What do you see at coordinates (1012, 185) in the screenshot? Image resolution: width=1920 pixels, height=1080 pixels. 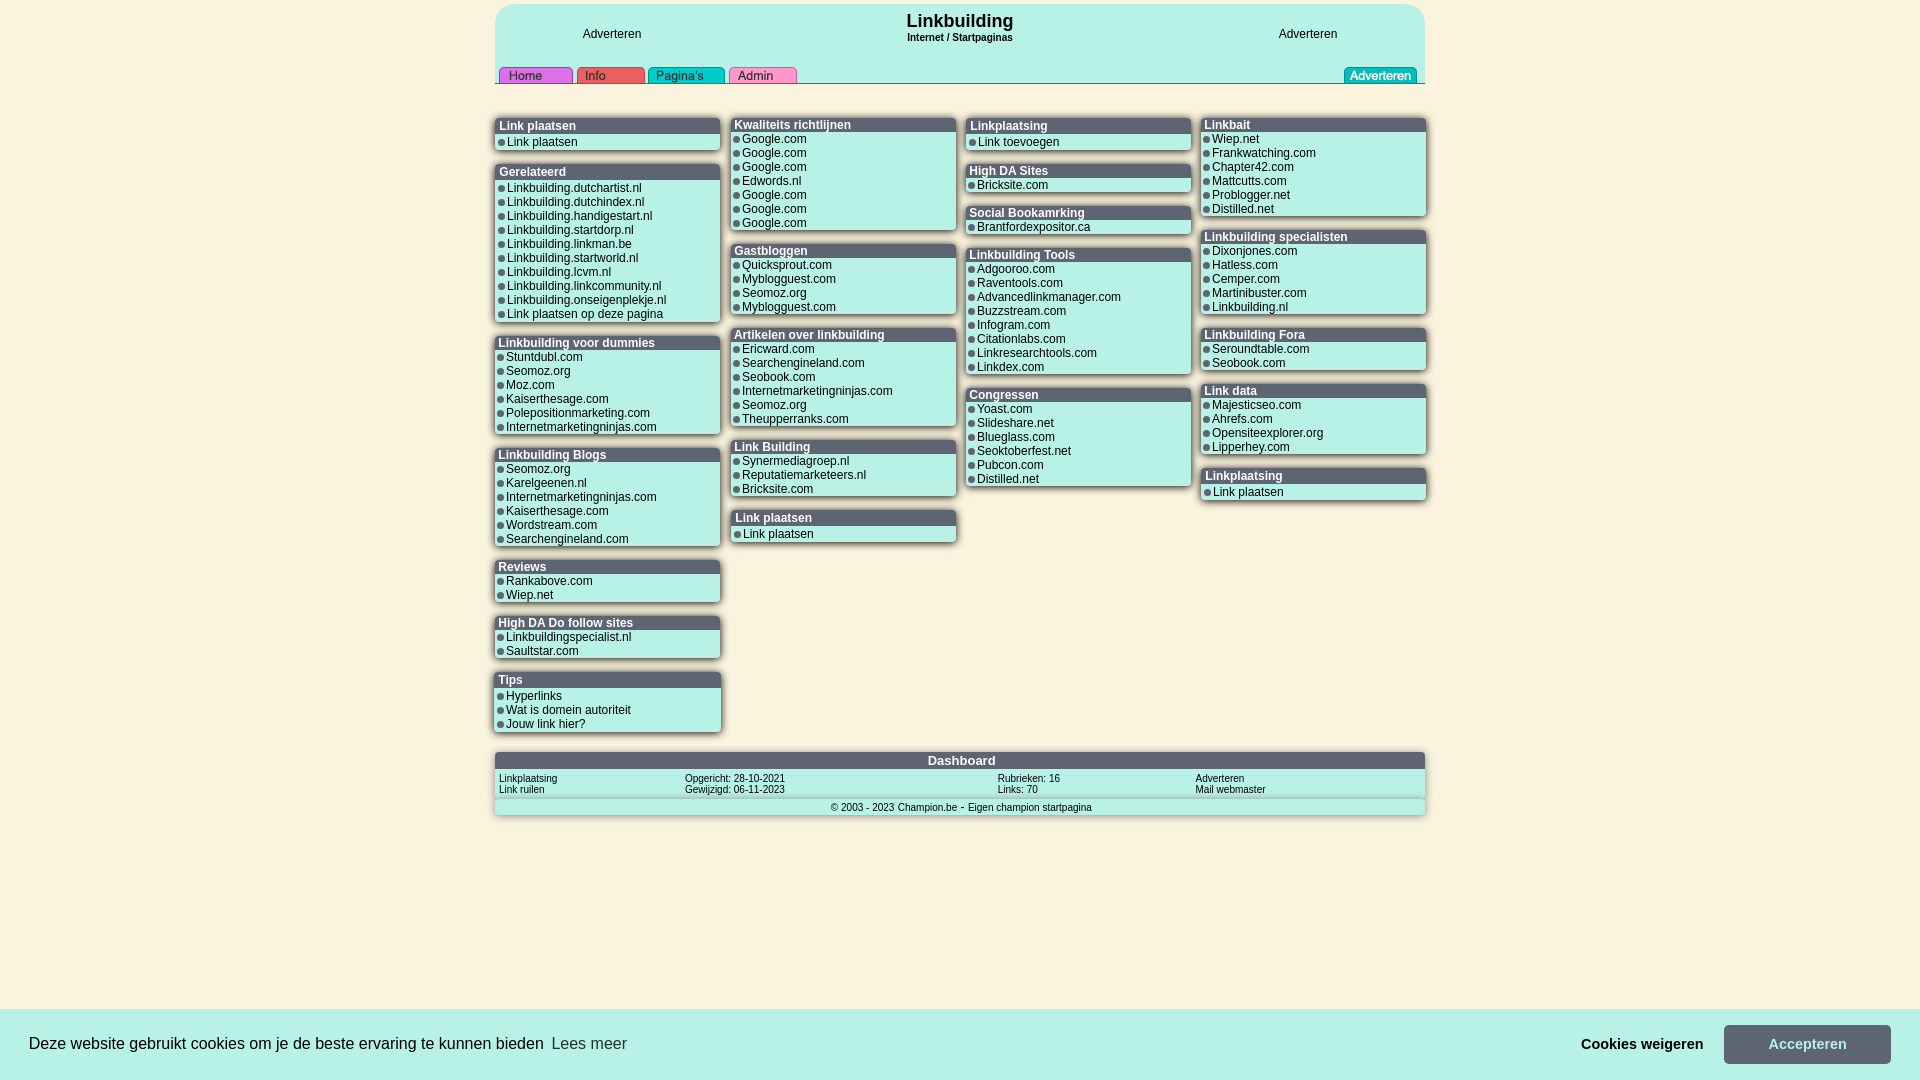 I see `'Bricksite.com'` at bounding box center [1012, 185].